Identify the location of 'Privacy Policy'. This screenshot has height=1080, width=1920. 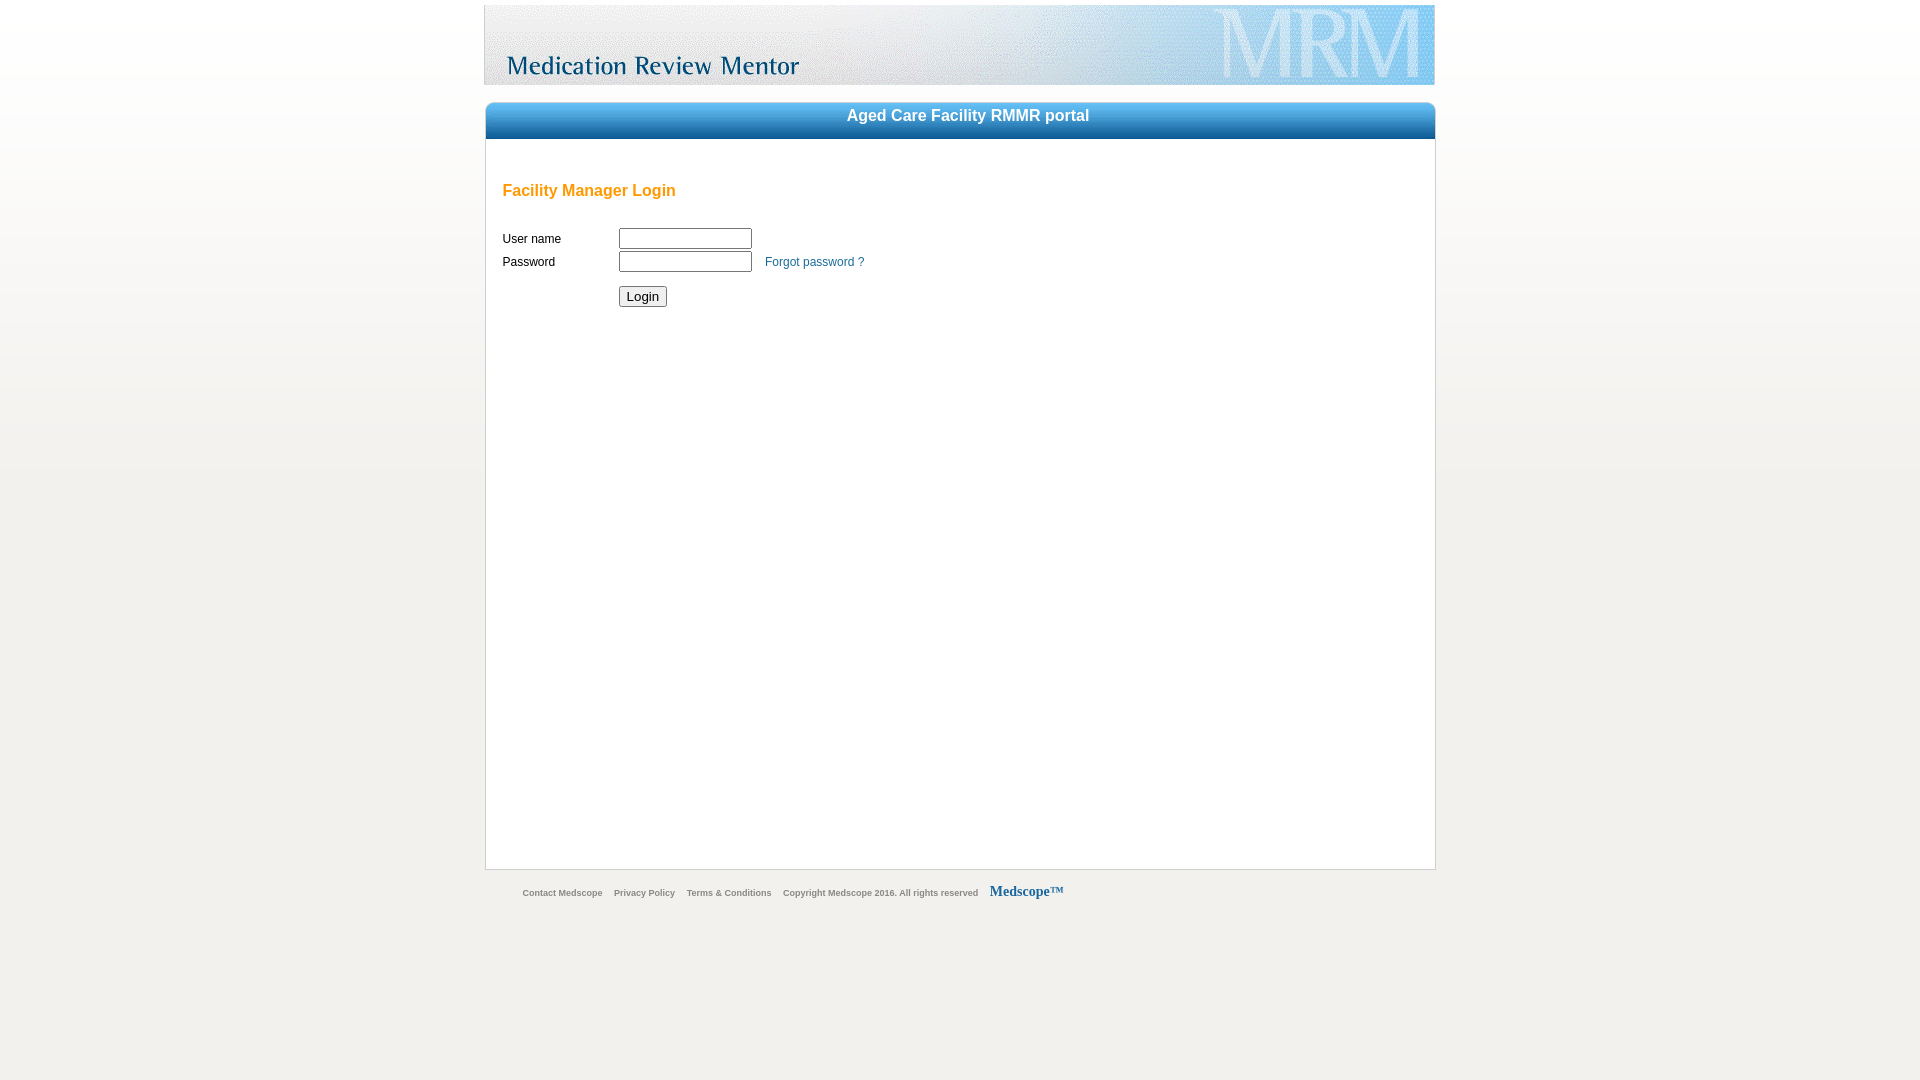
(644, 892).